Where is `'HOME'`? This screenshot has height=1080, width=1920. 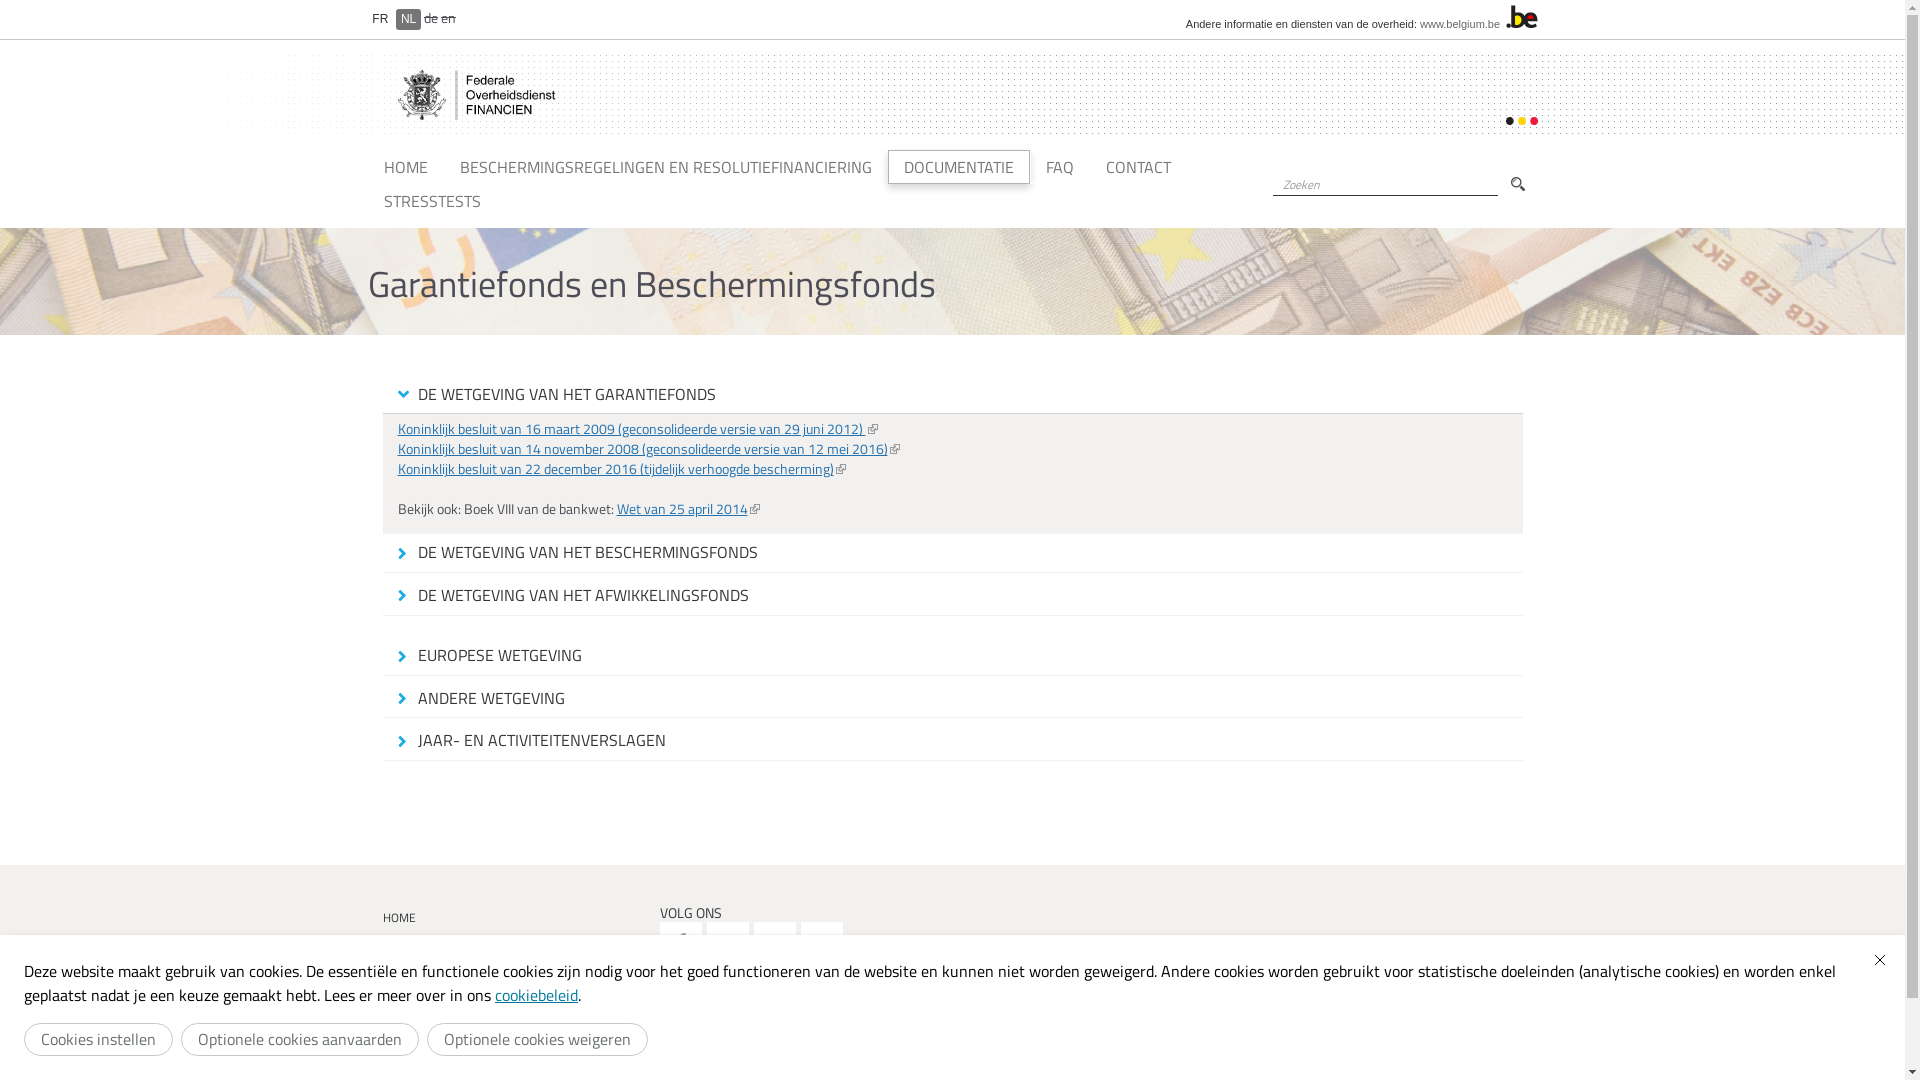
'HOME' is located at coordinates (405, 165).